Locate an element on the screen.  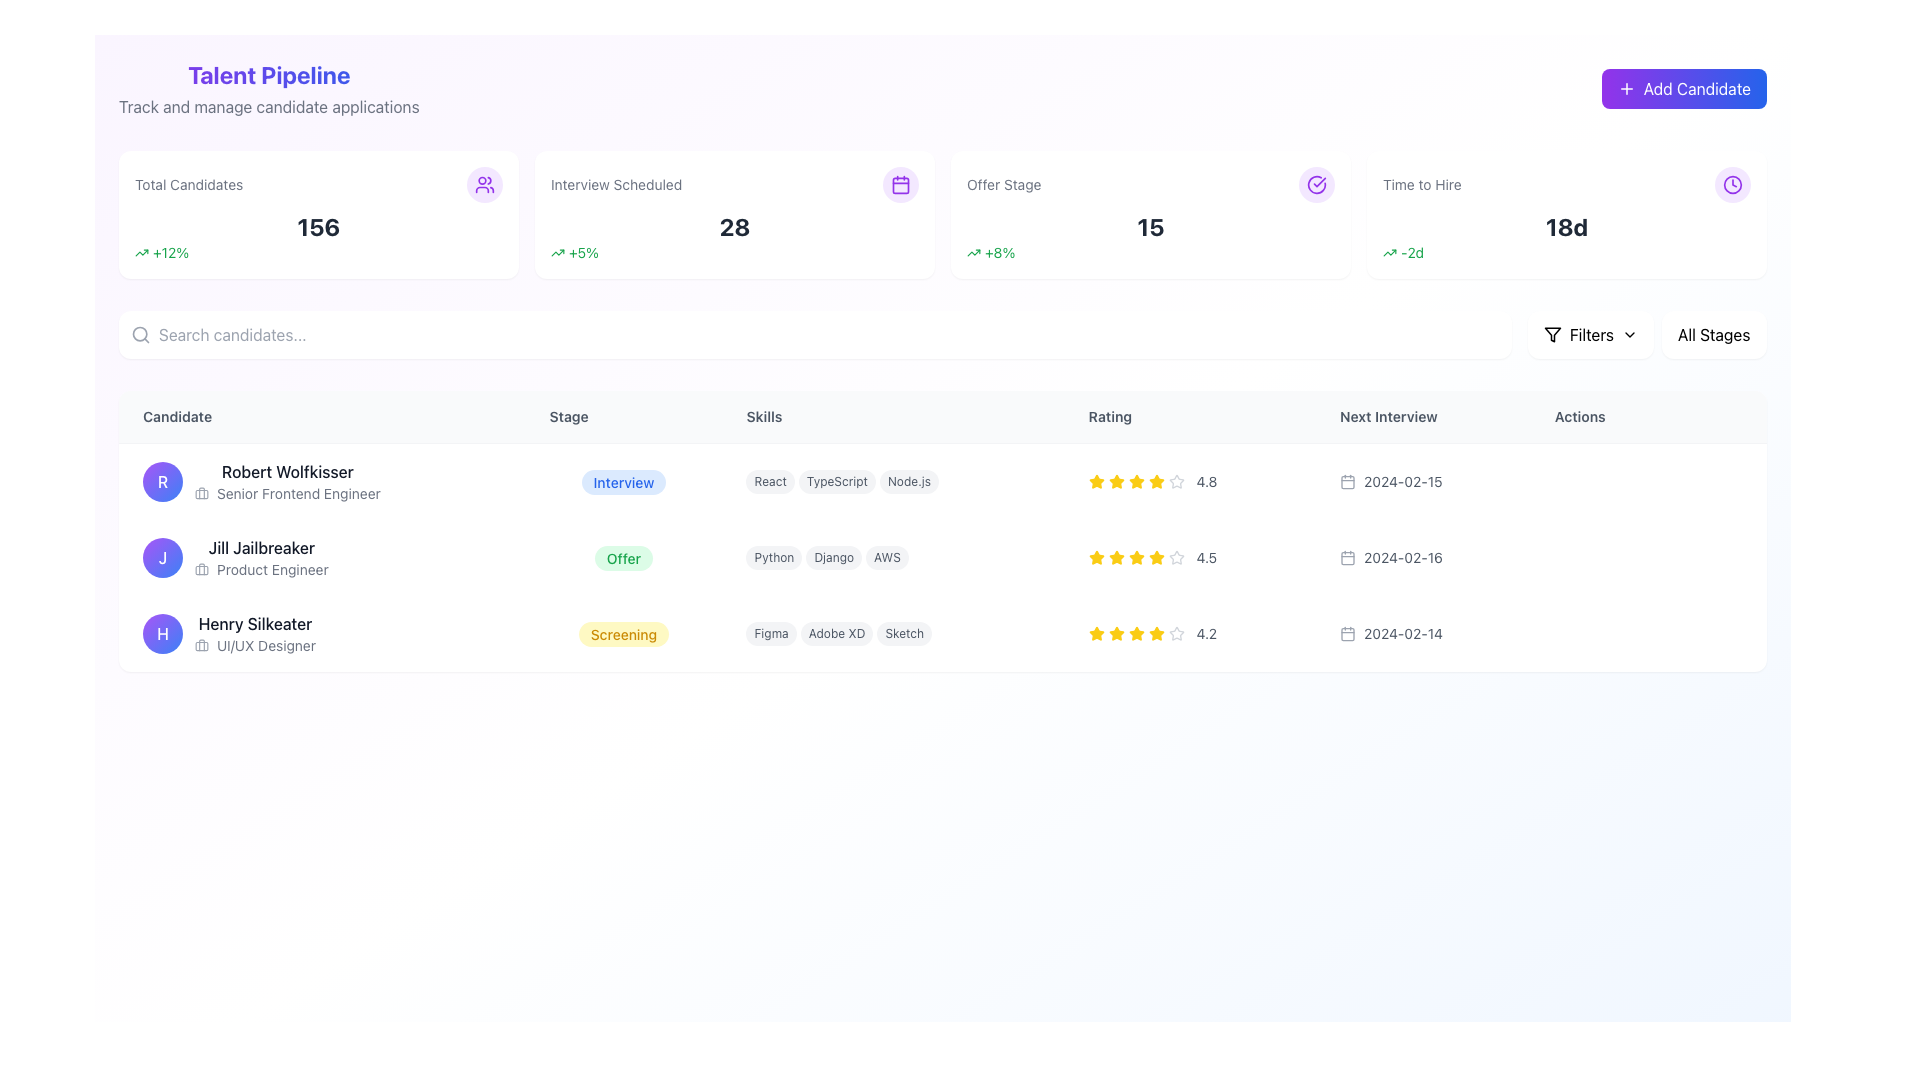
the text label displaying '4.5' located in the 'Rating' column next to the star icons for 'Jill Jailbreaker' is located at coordinates (1190, 558).